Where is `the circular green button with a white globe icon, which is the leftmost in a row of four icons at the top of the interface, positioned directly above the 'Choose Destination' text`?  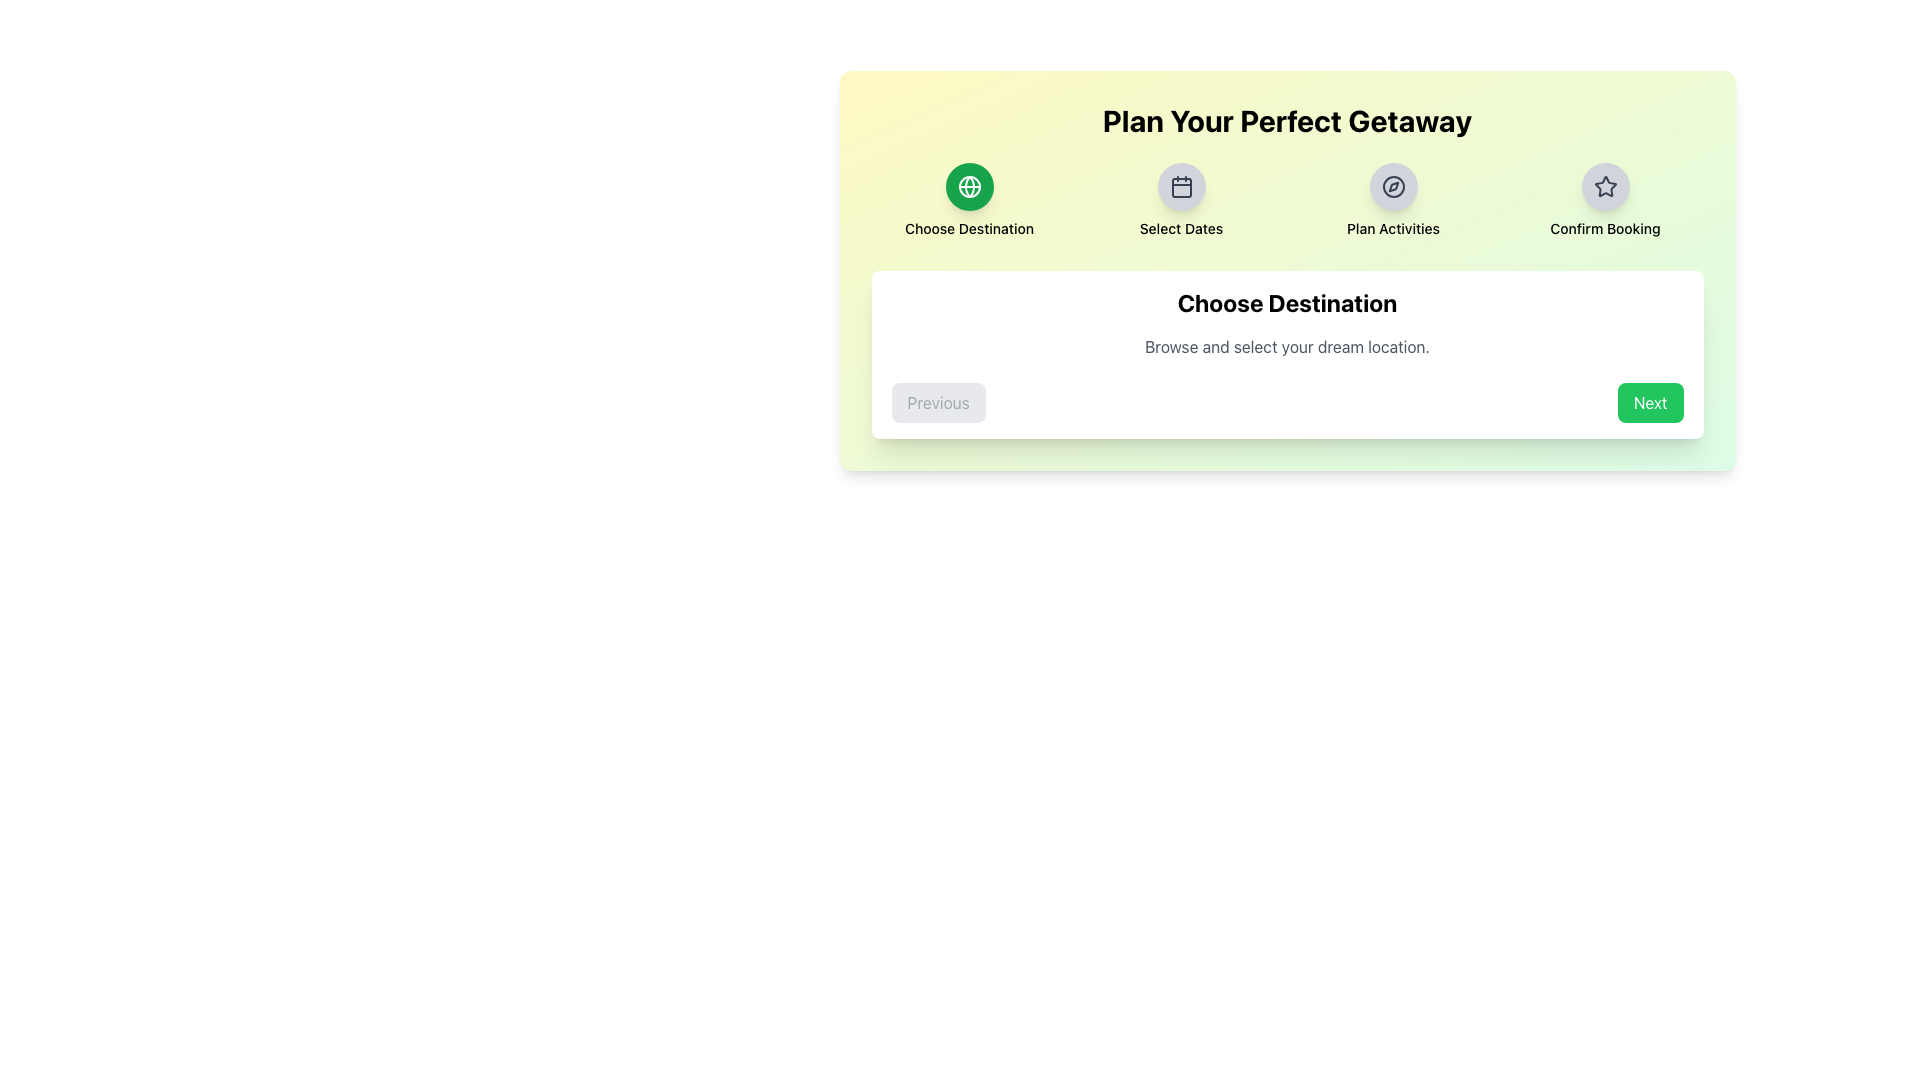 the circular green button with a white globe icon, which is the leftmost in a row of four icons at the top of the interface, positioned directly above the 'Choose Destination' text is located at coordinates (969, 186).